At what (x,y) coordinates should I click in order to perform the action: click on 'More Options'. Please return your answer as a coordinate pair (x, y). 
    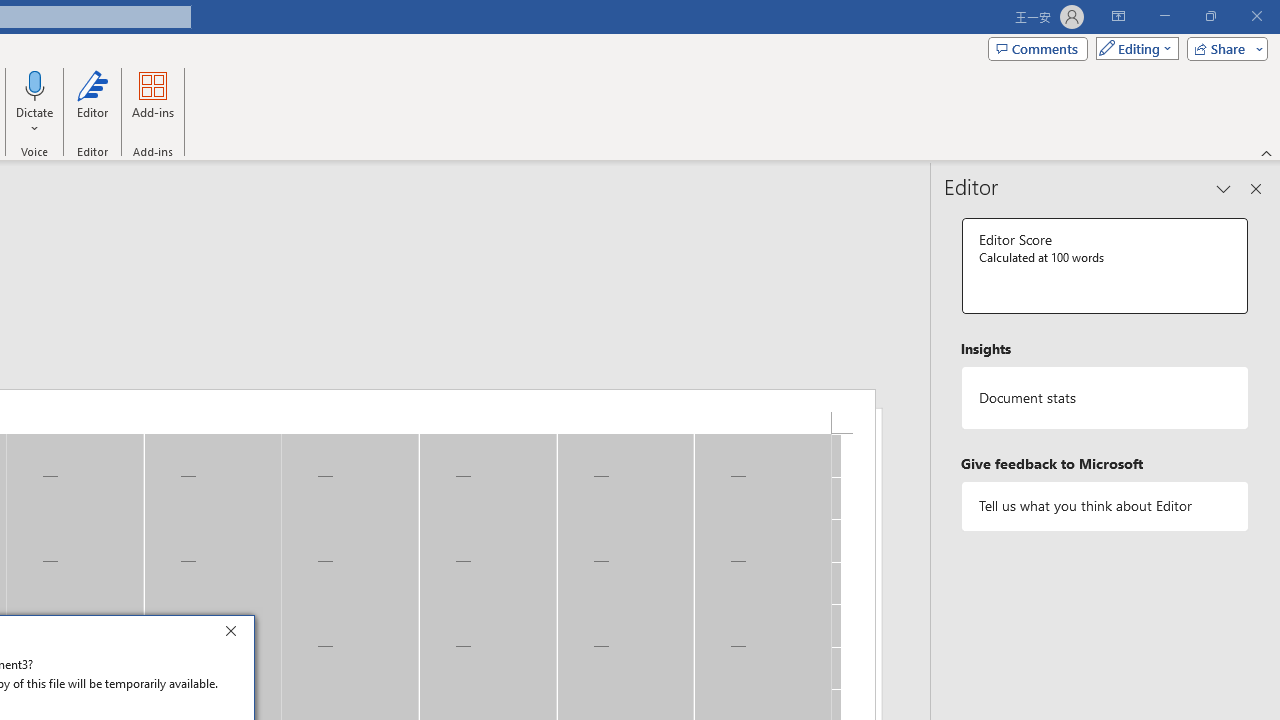
    Looking at the image, I should click on (35, 121).